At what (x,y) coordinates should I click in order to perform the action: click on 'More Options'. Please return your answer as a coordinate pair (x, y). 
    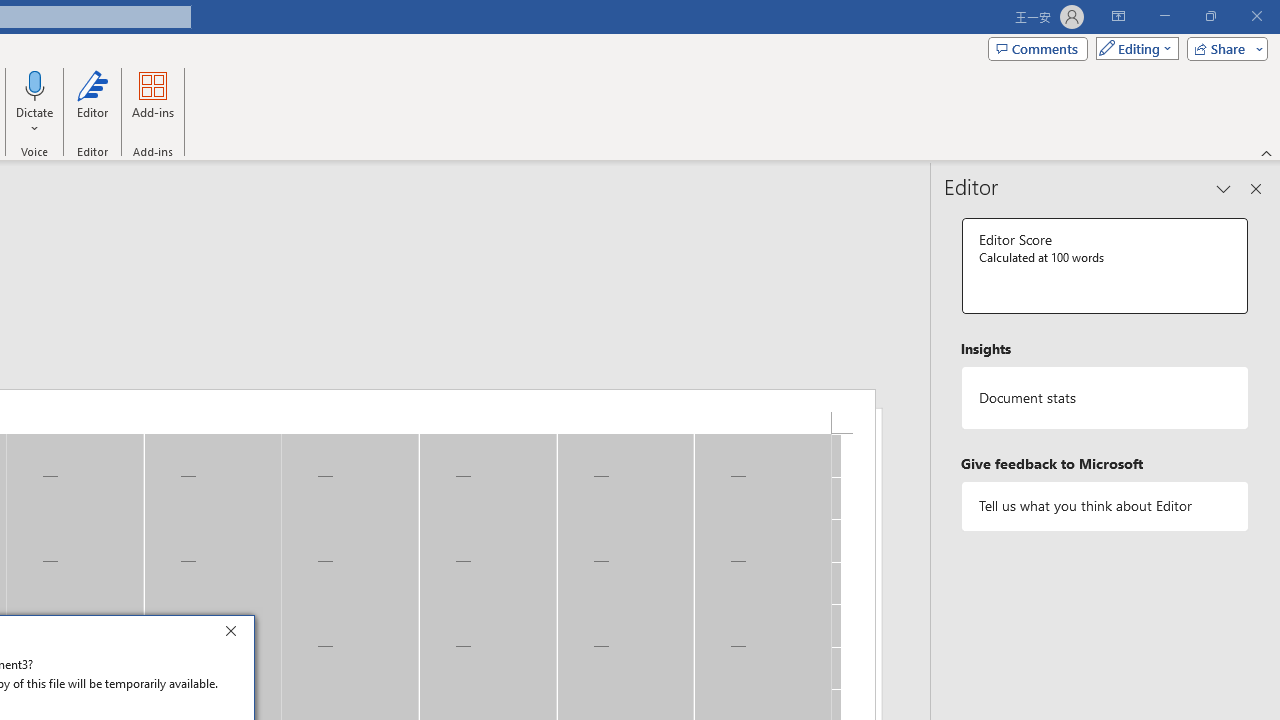
    Looking at the image, I should click on (35, 121).